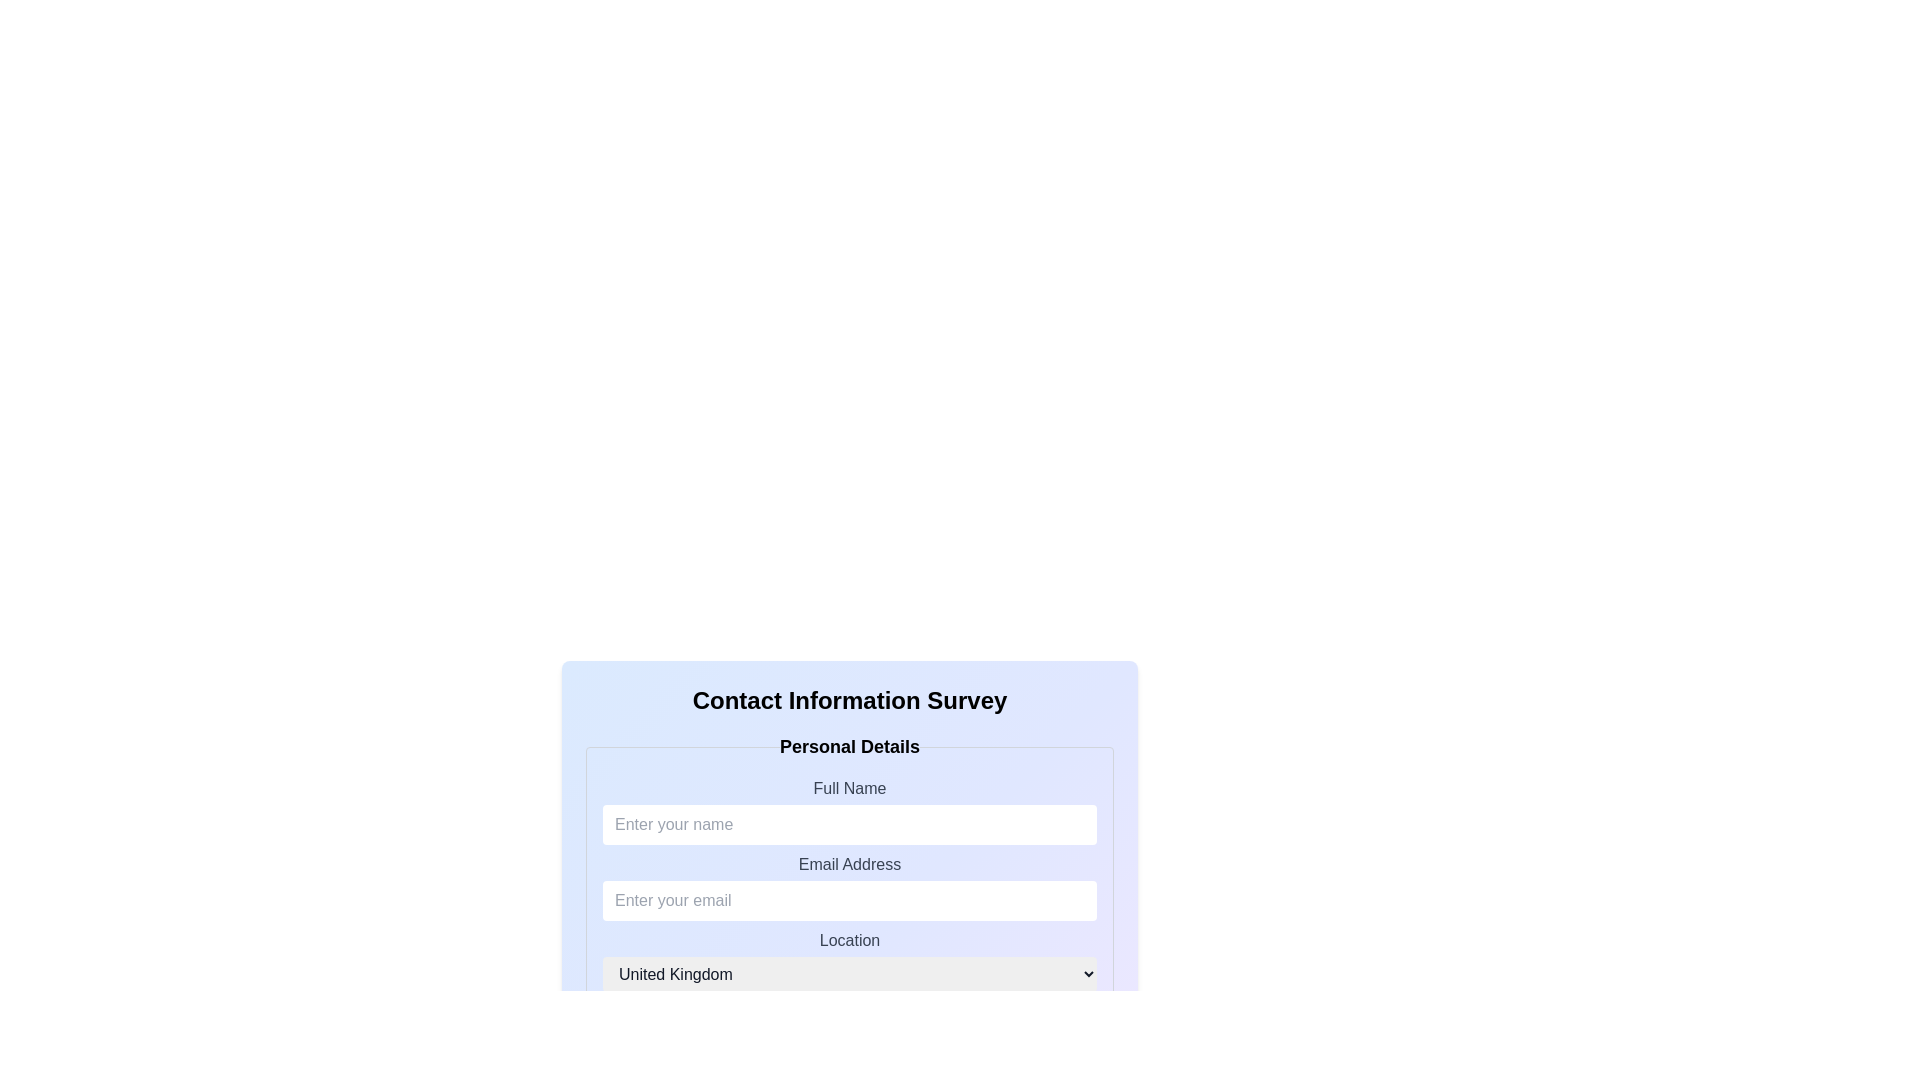 This screenshot has height=1080, width=1920. I want to click on to select text in the email input box labeled 'Email Address' within the 'Contact Information Survey' section, so click(849, 901).